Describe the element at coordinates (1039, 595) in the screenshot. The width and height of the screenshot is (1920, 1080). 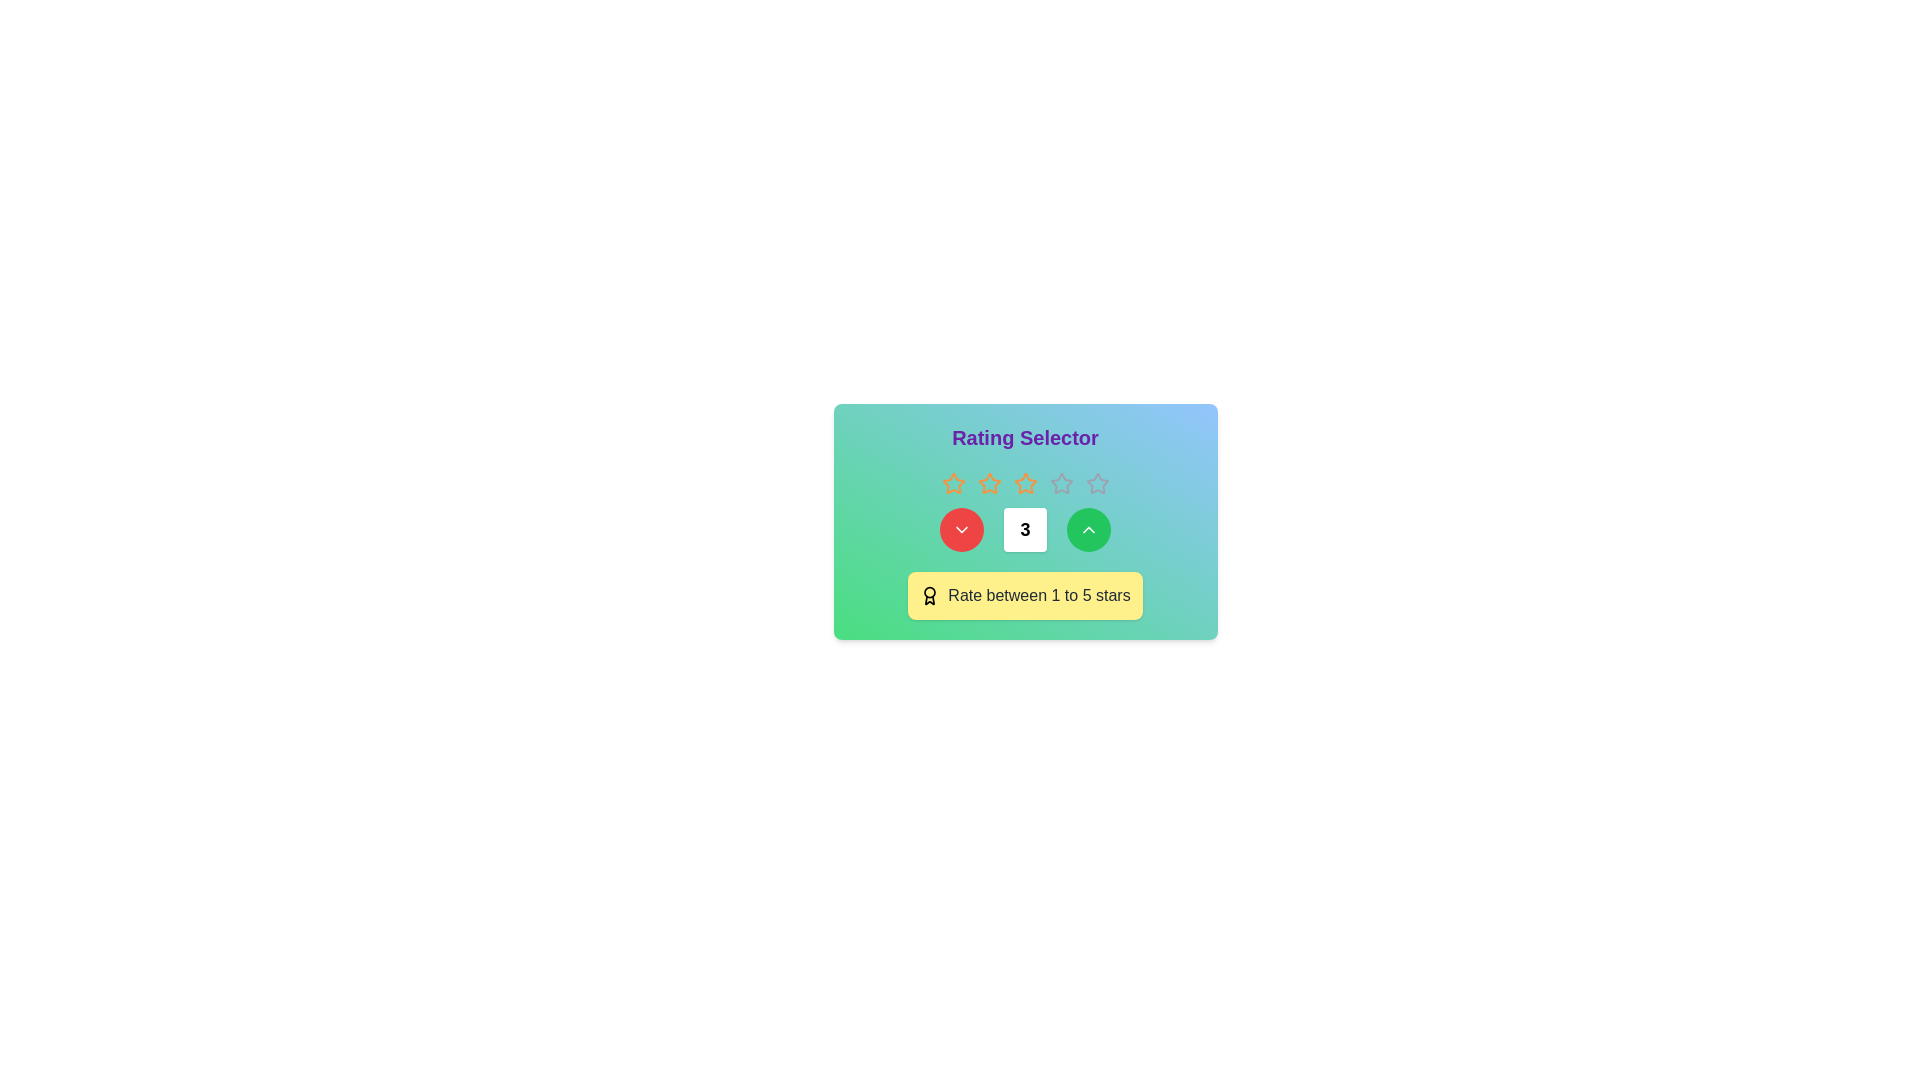
I see `the instructional text that says 'Rate between 1 to 5 stars.' which is displayed in a gray font on a yellow background at the bottom of the card interface` at that location.